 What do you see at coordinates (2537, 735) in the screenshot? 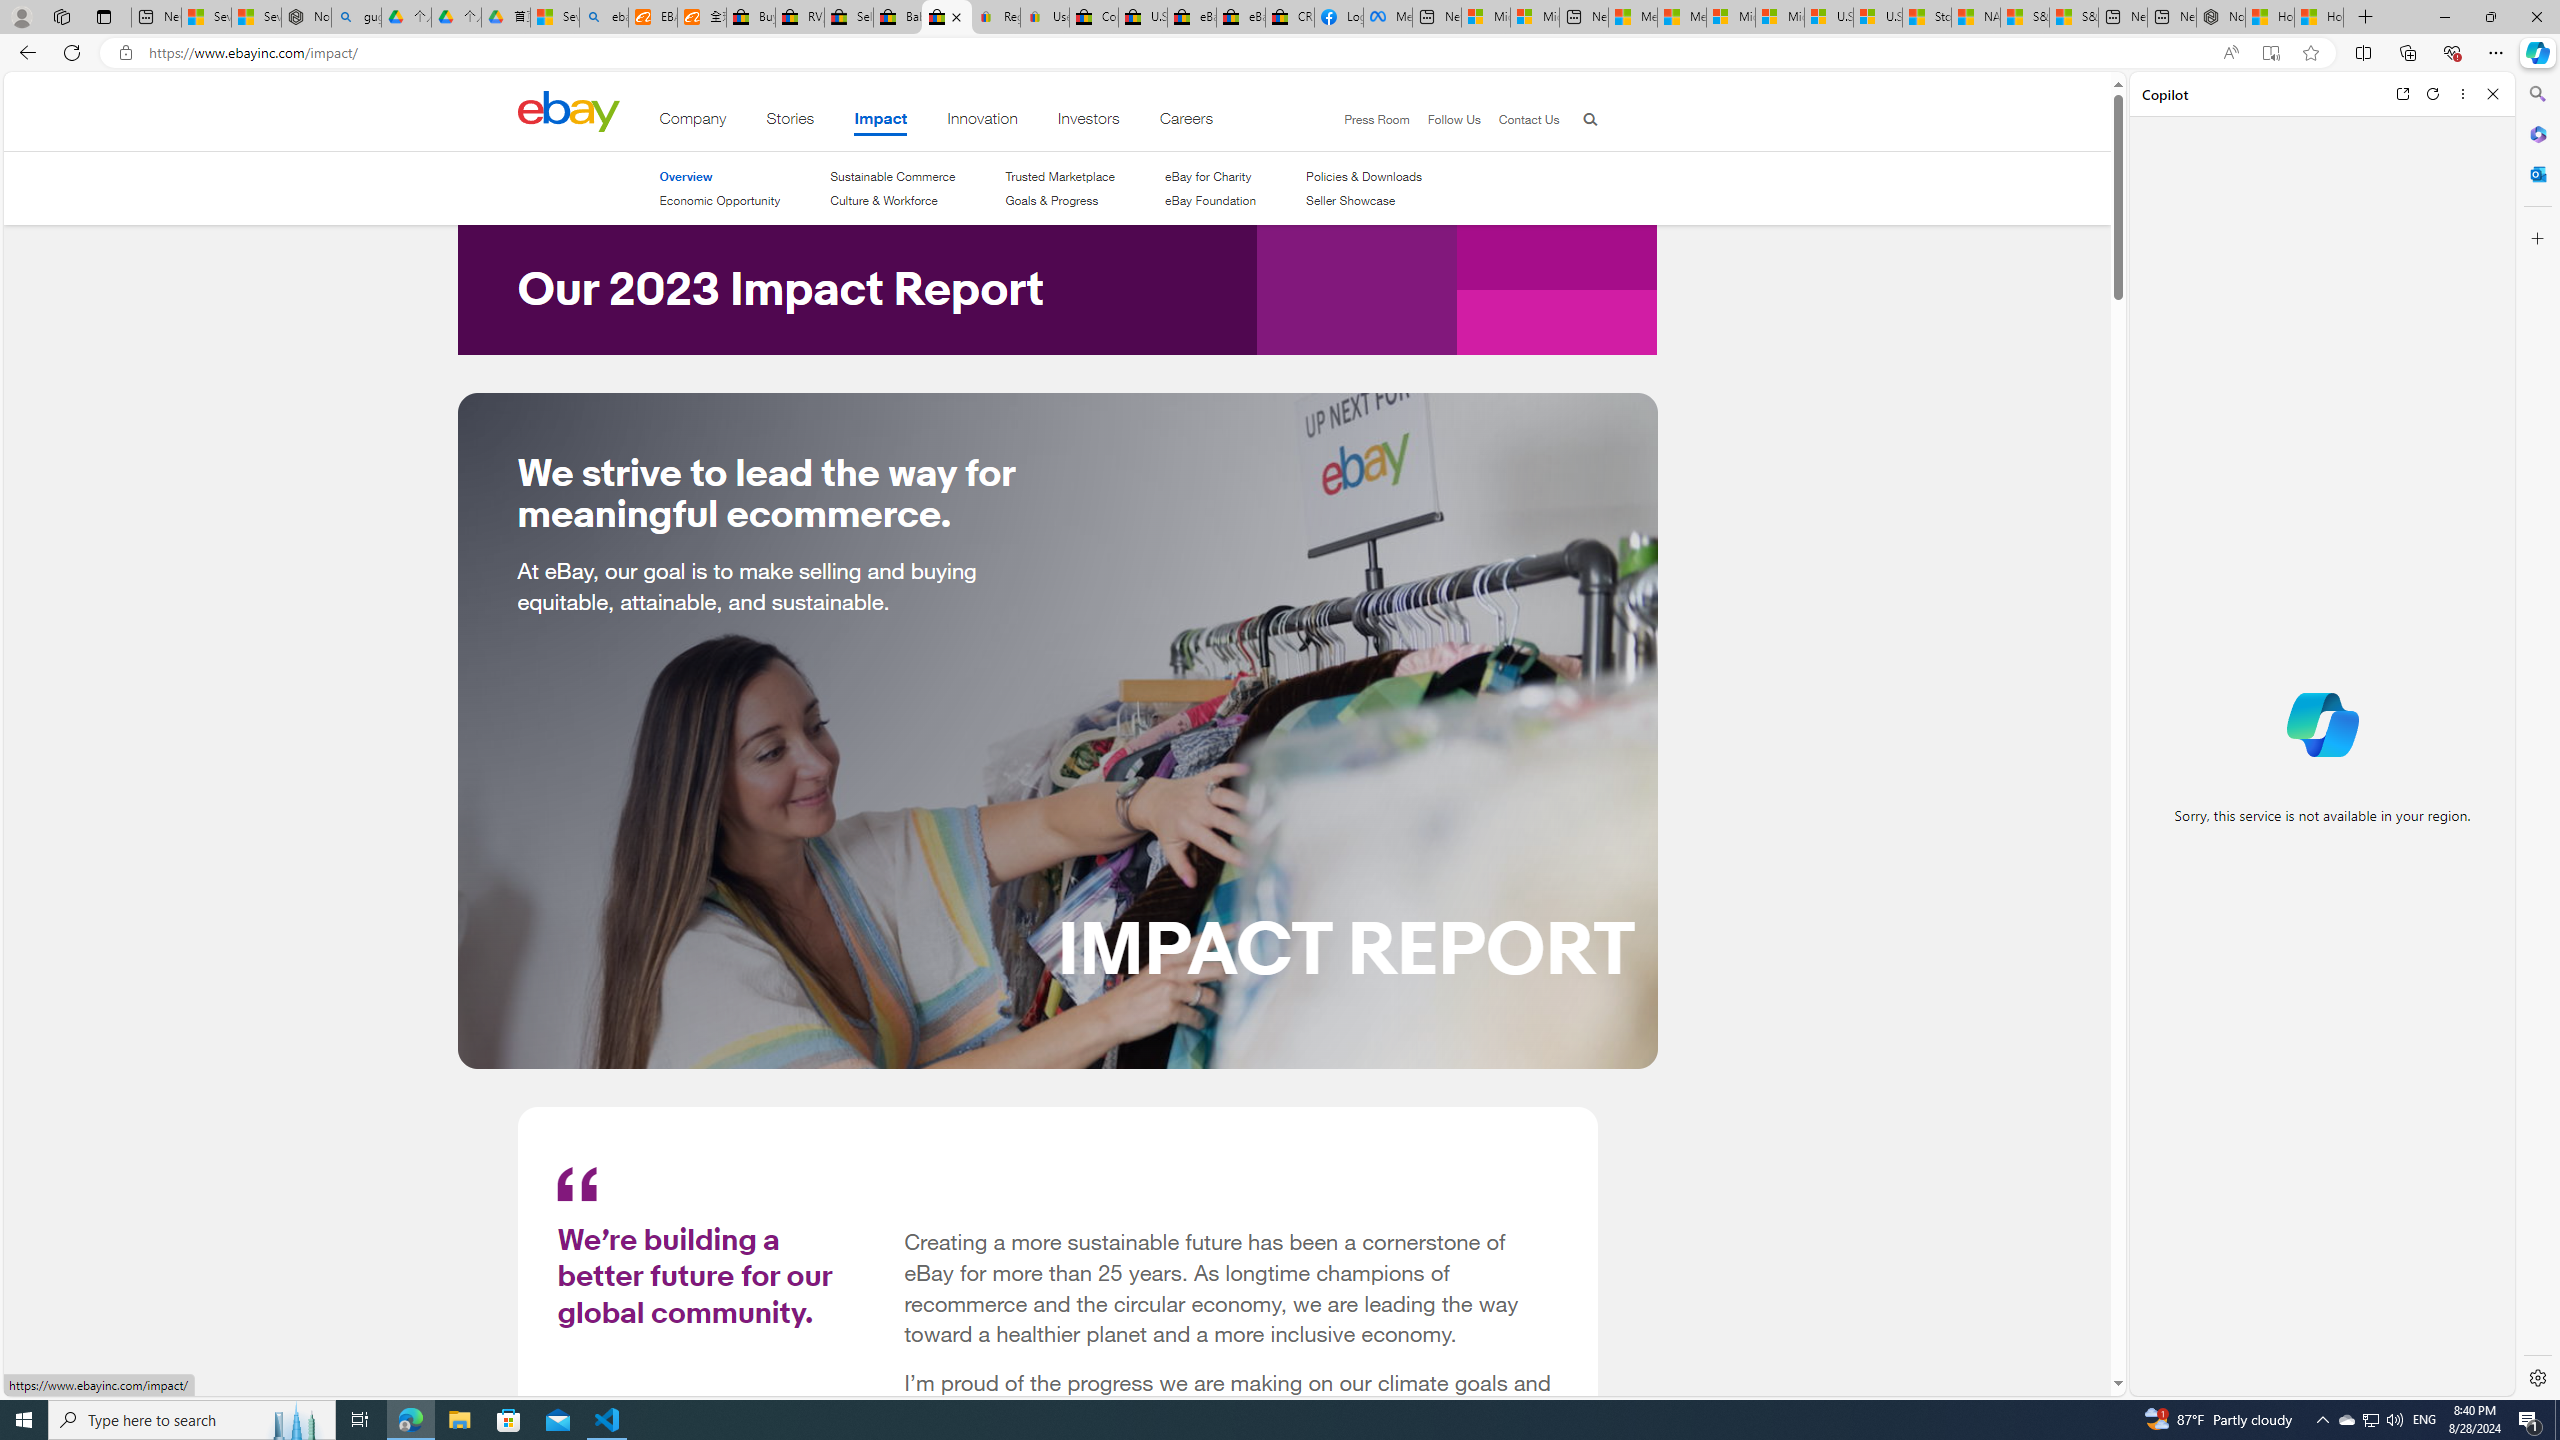
I see `'Side bar'` at bounding box center [2537, 735].